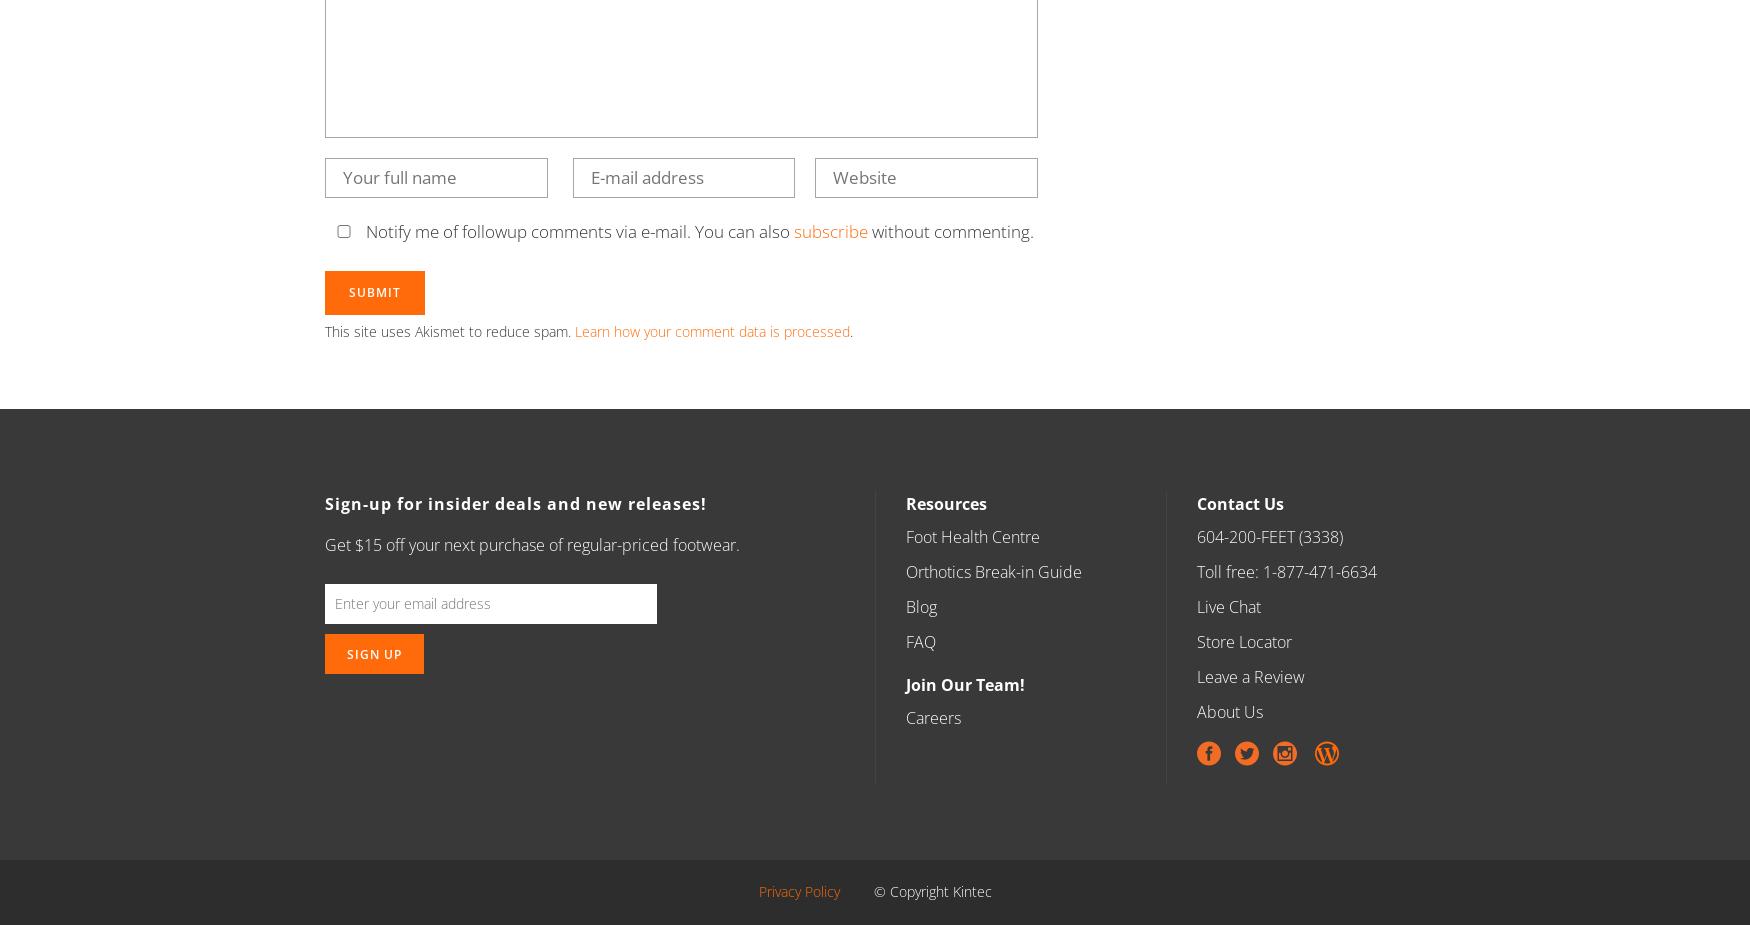 The image size is (1750, 925). I want to click on 'Foot Health Centre', so click(973, 536).